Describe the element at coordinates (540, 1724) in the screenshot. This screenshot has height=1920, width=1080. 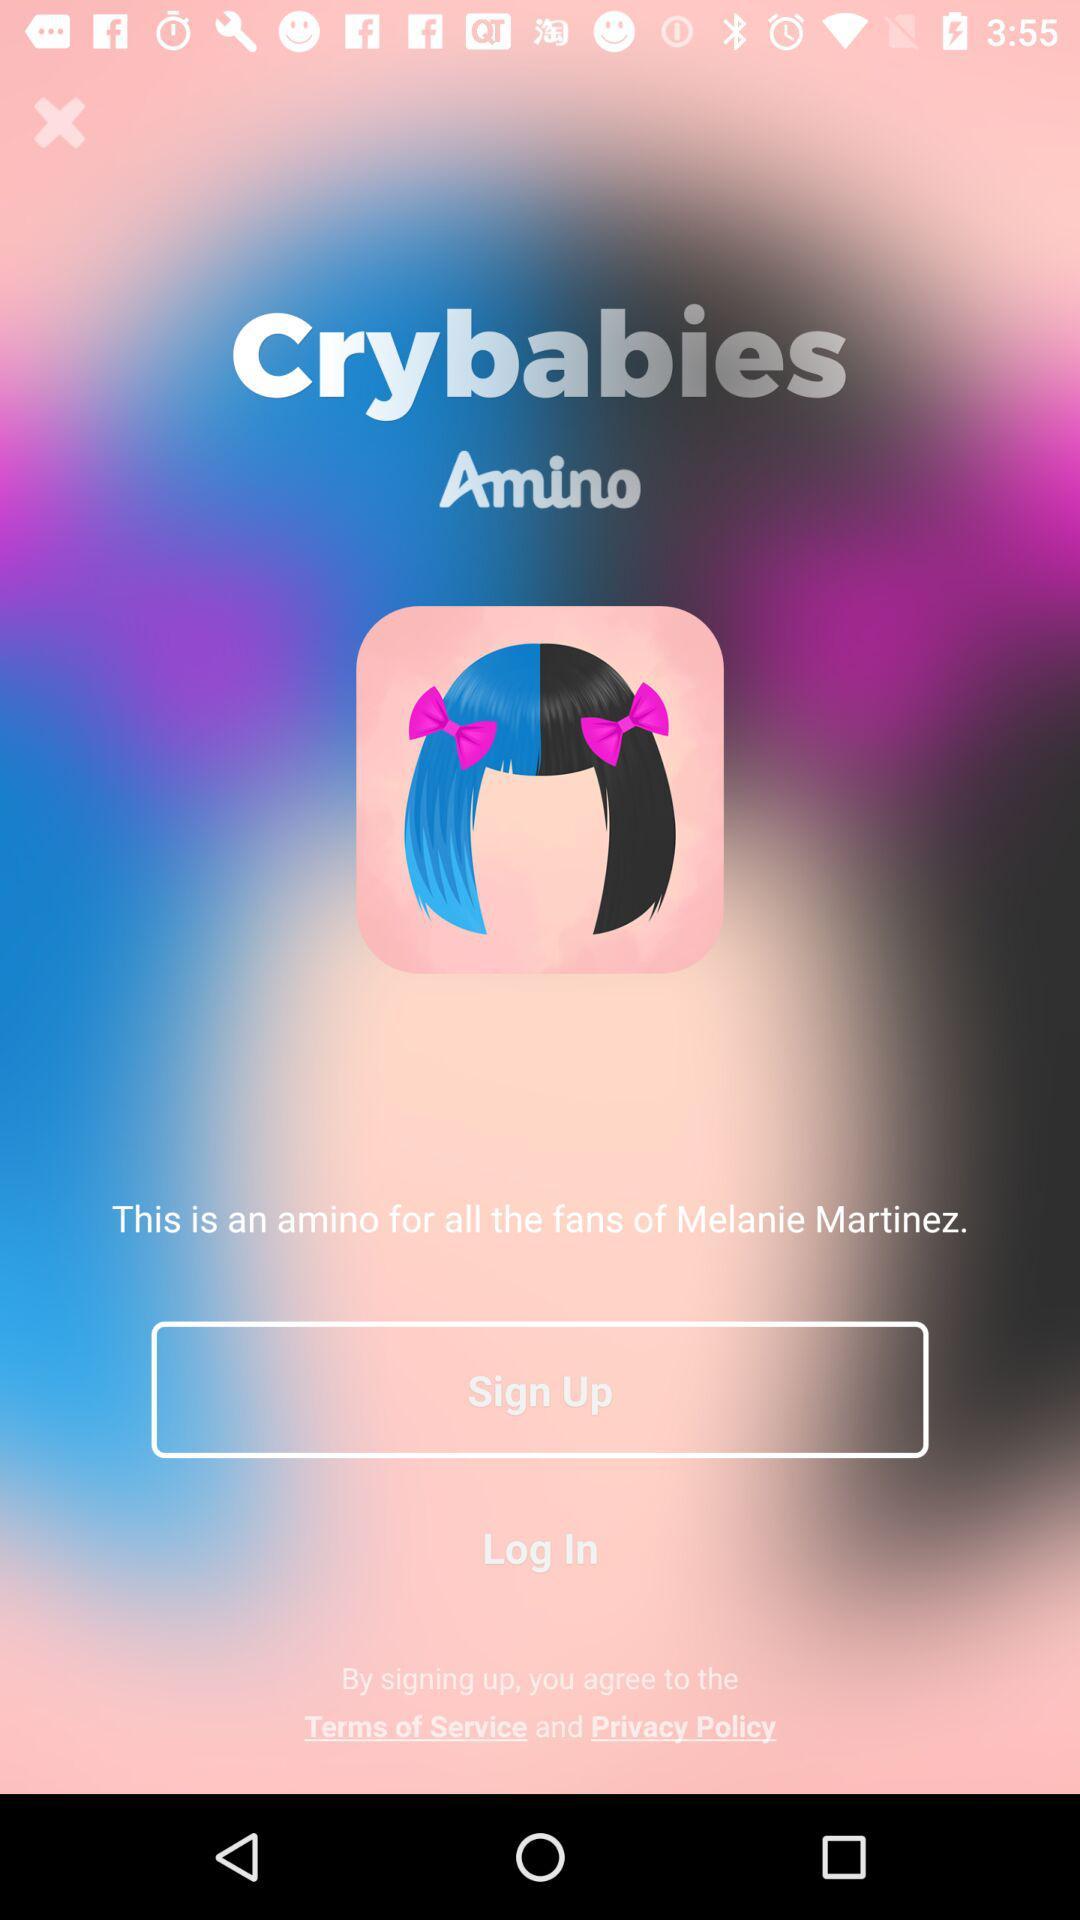
I see `the icon below by signing up app` at that location.